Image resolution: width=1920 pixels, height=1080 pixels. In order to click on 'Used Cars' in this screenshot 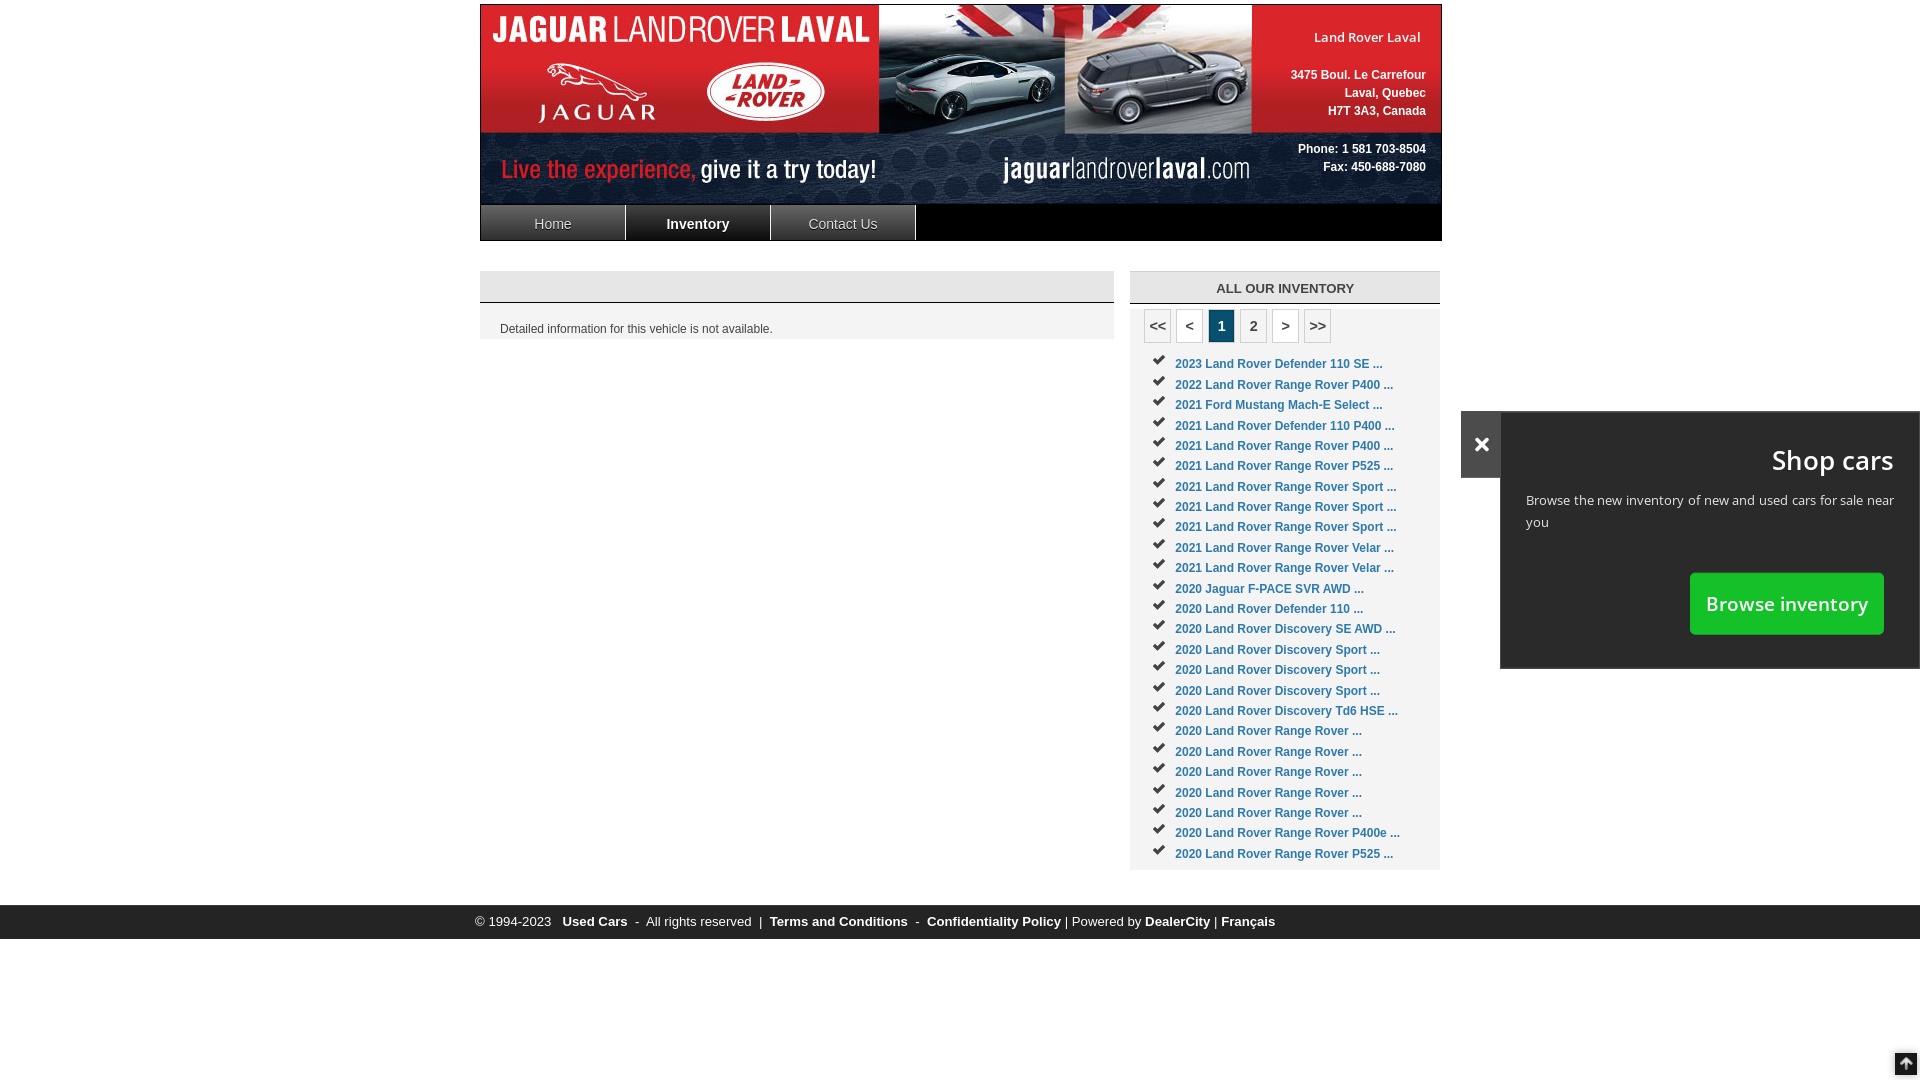, I will do `click(593, 921)`.